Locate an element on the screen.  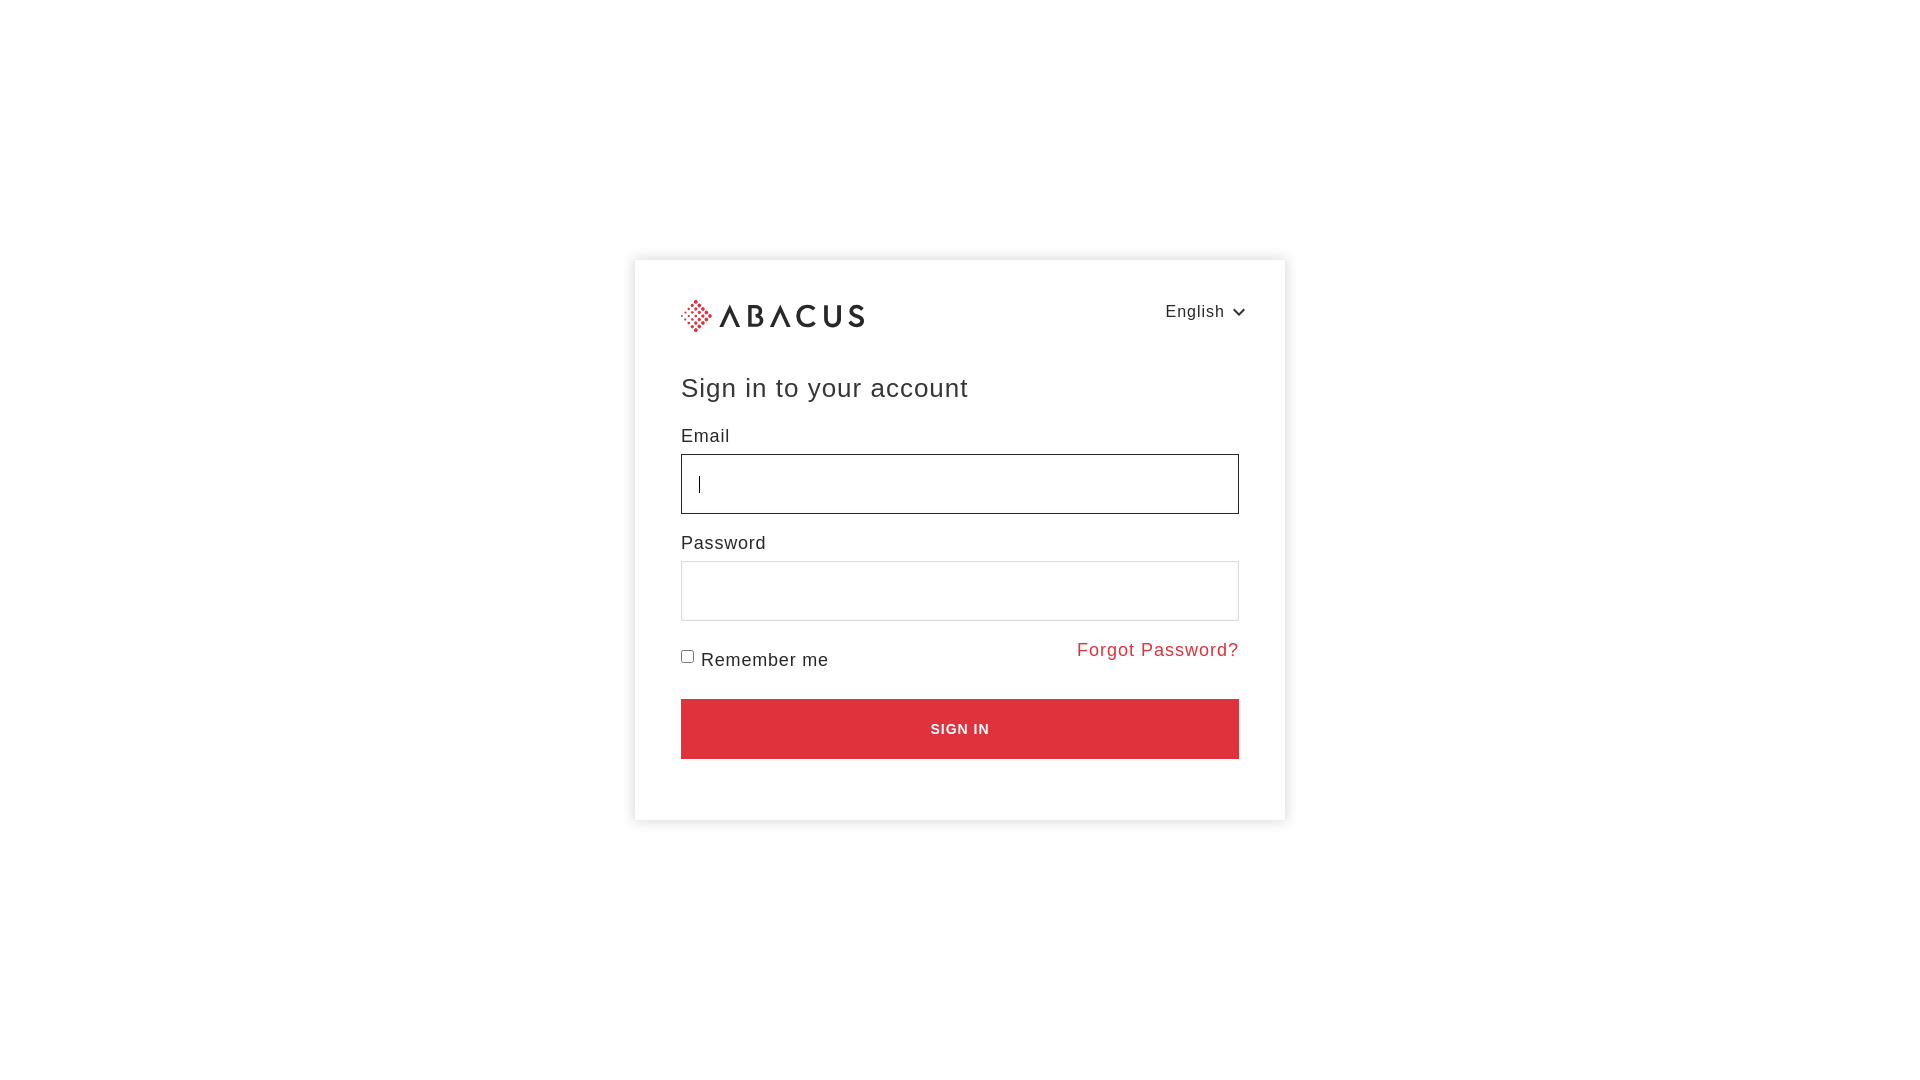
'English' is located at coordinates (1204, 312).